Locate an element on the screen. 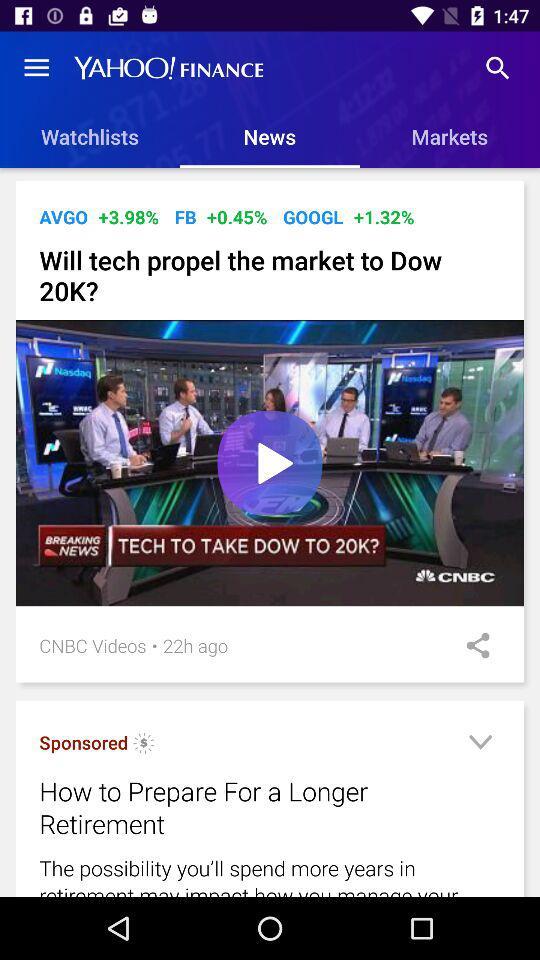  item next to +0.45% icon is located at coordinates (185, 217).